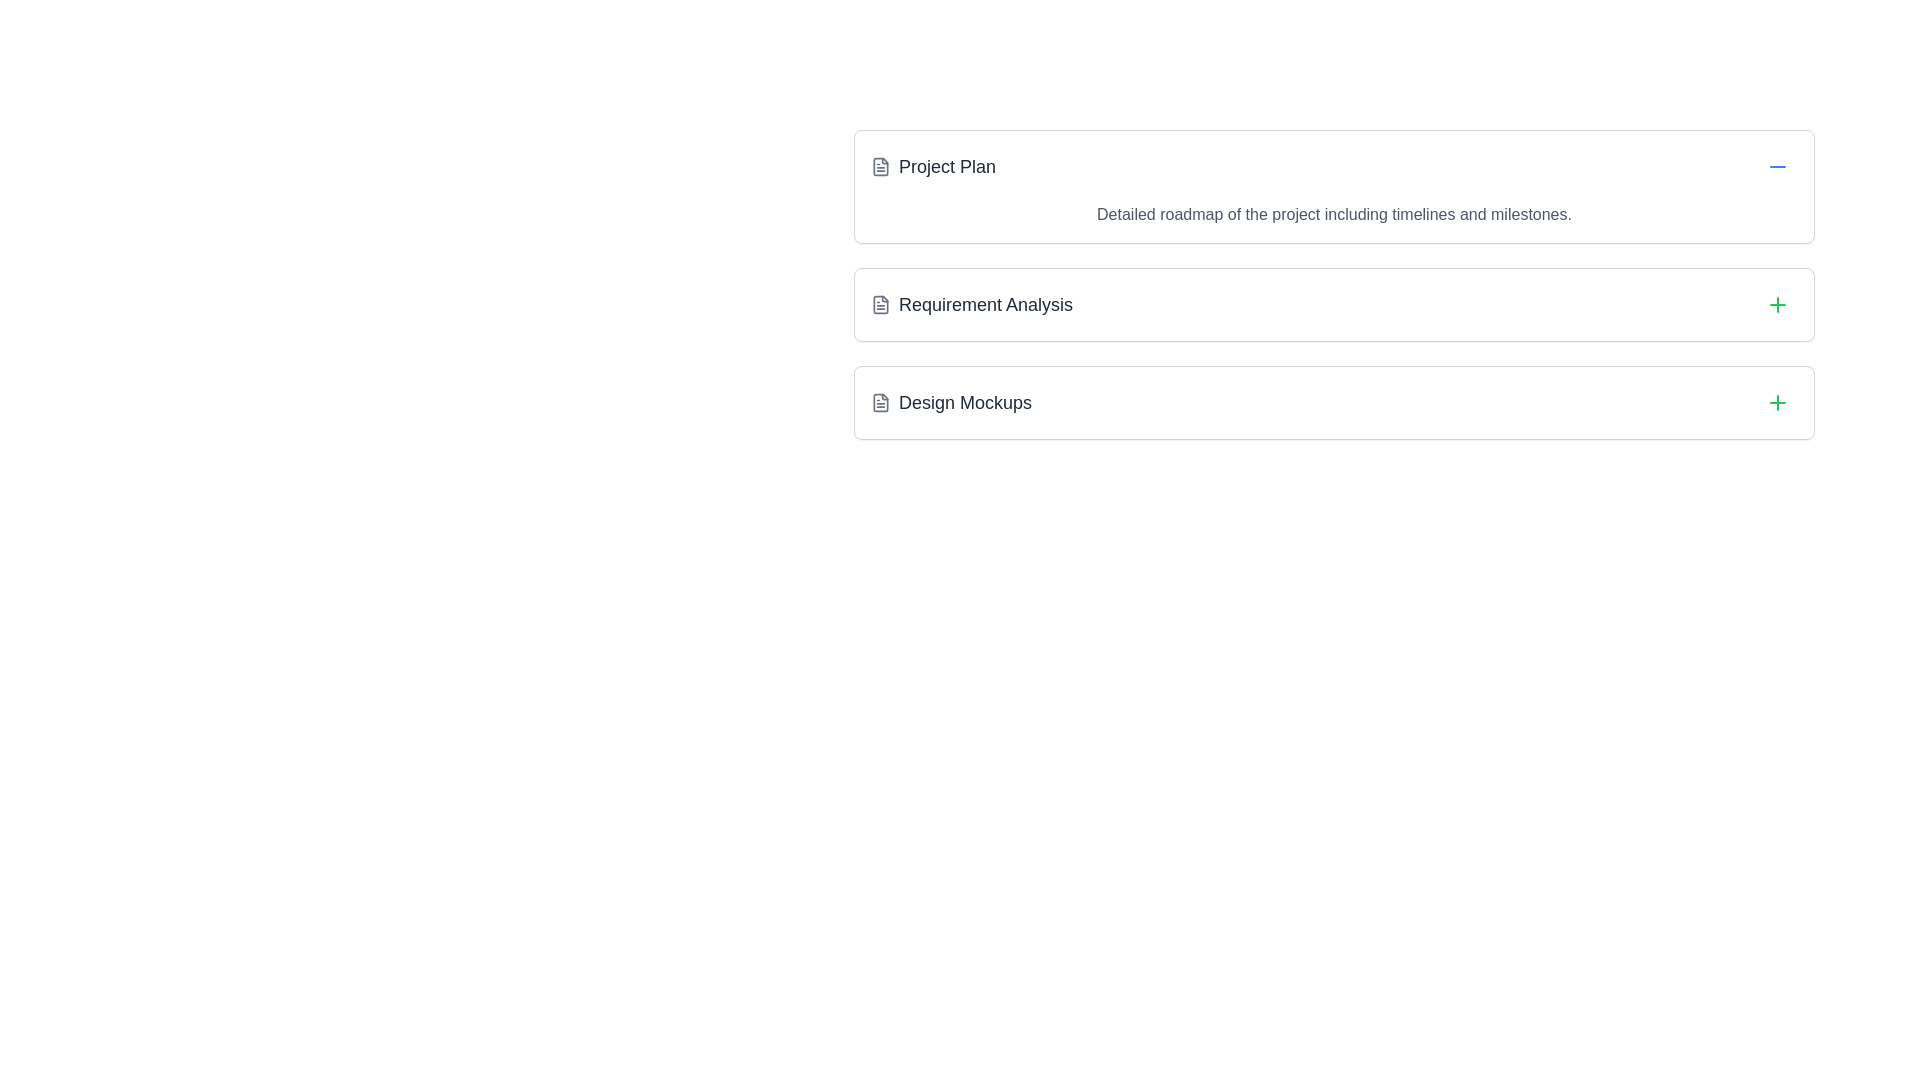  I want to click on the 'Requirement Analysis' item in the list, so click(972, 304).